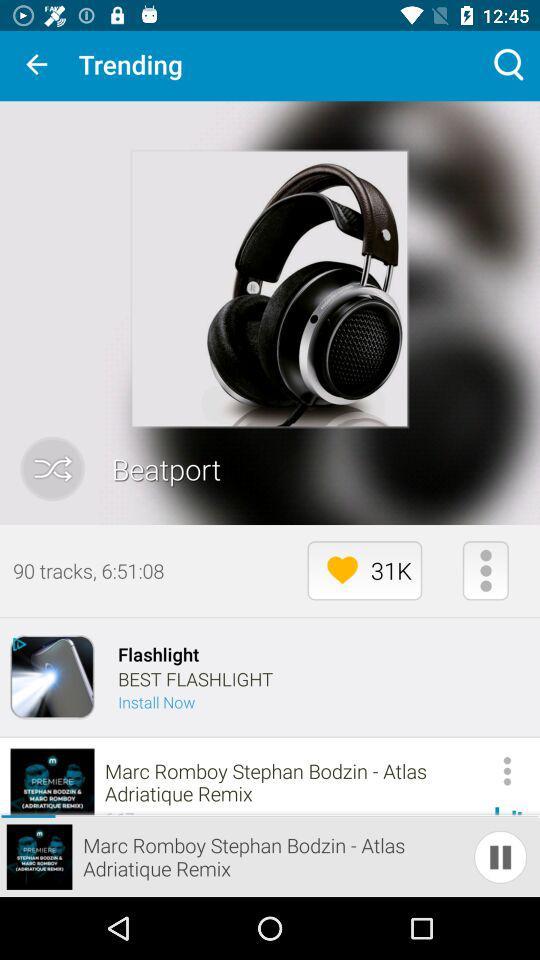  What do you see at coordinates (28, 849) in the screenshot?
I see `the play icon` at bounding box center [28, 849].